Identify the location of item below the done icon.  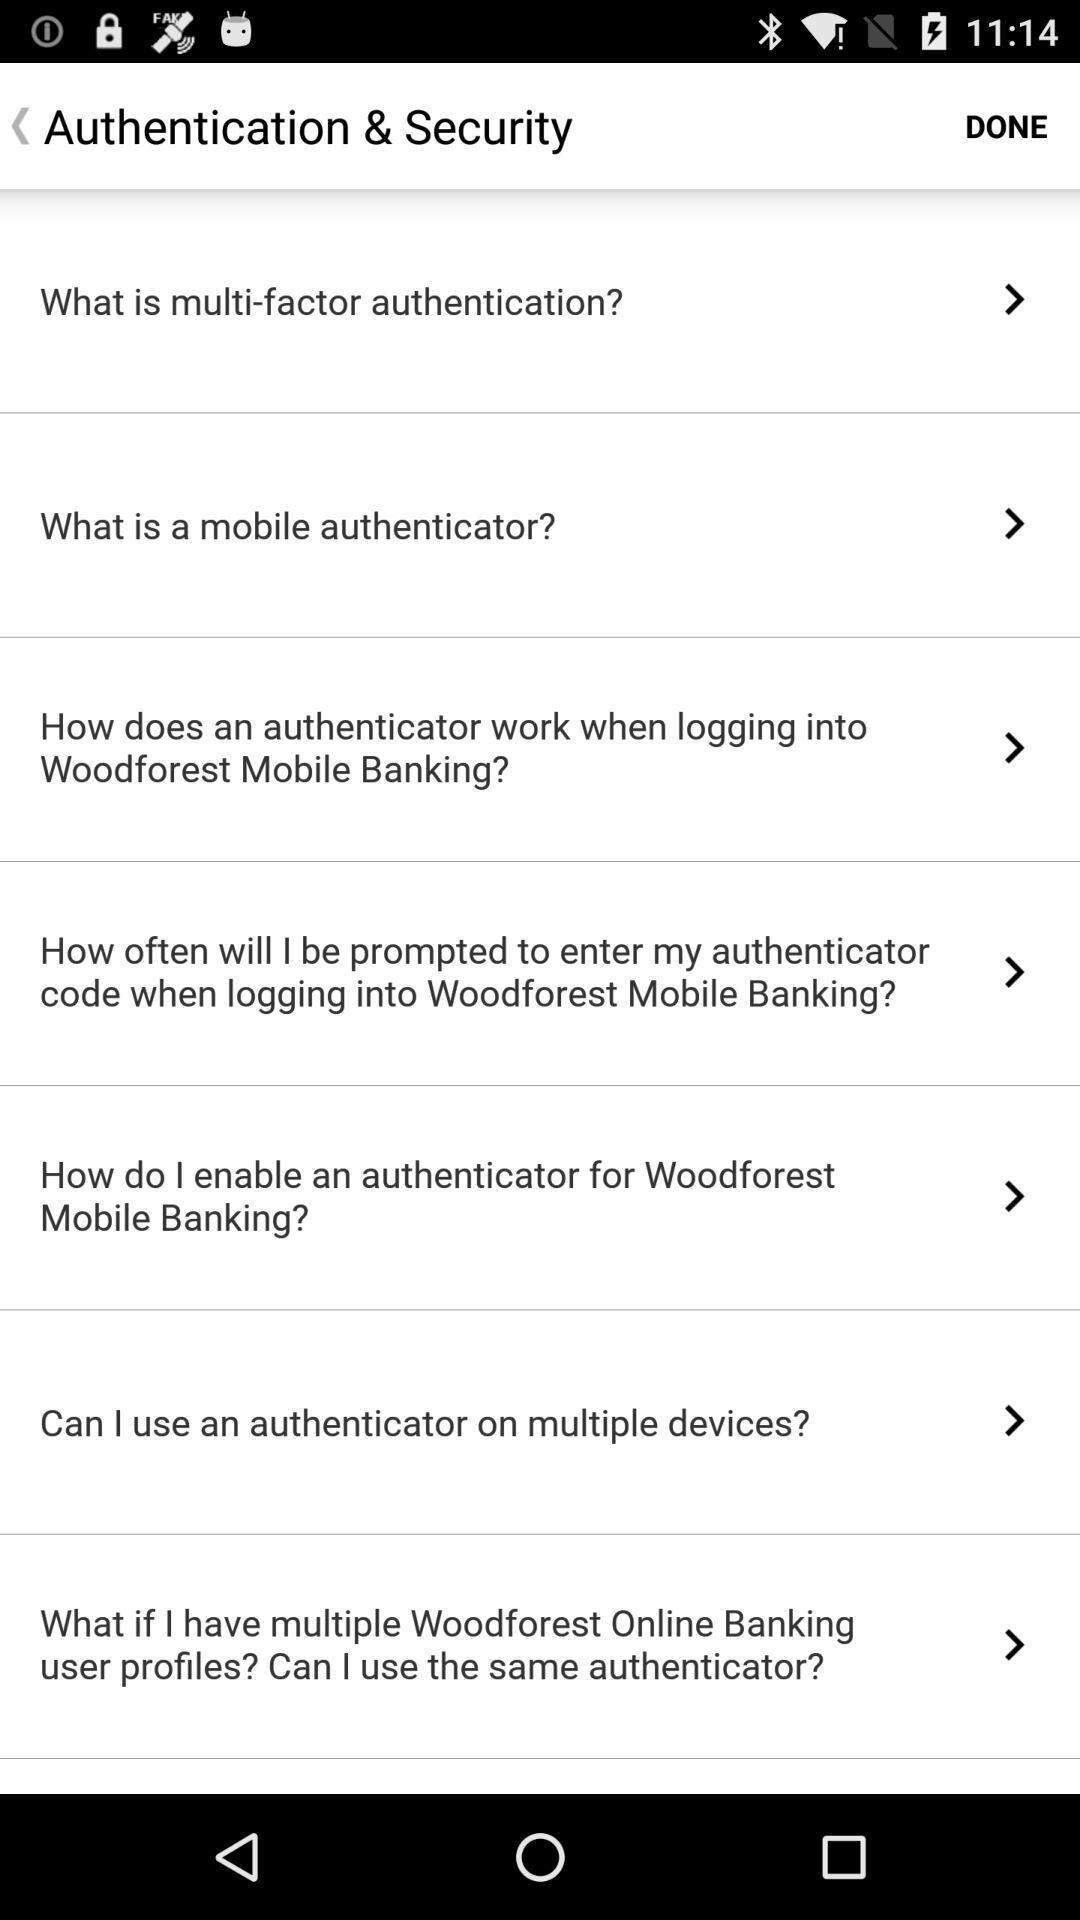
(1014, 298).